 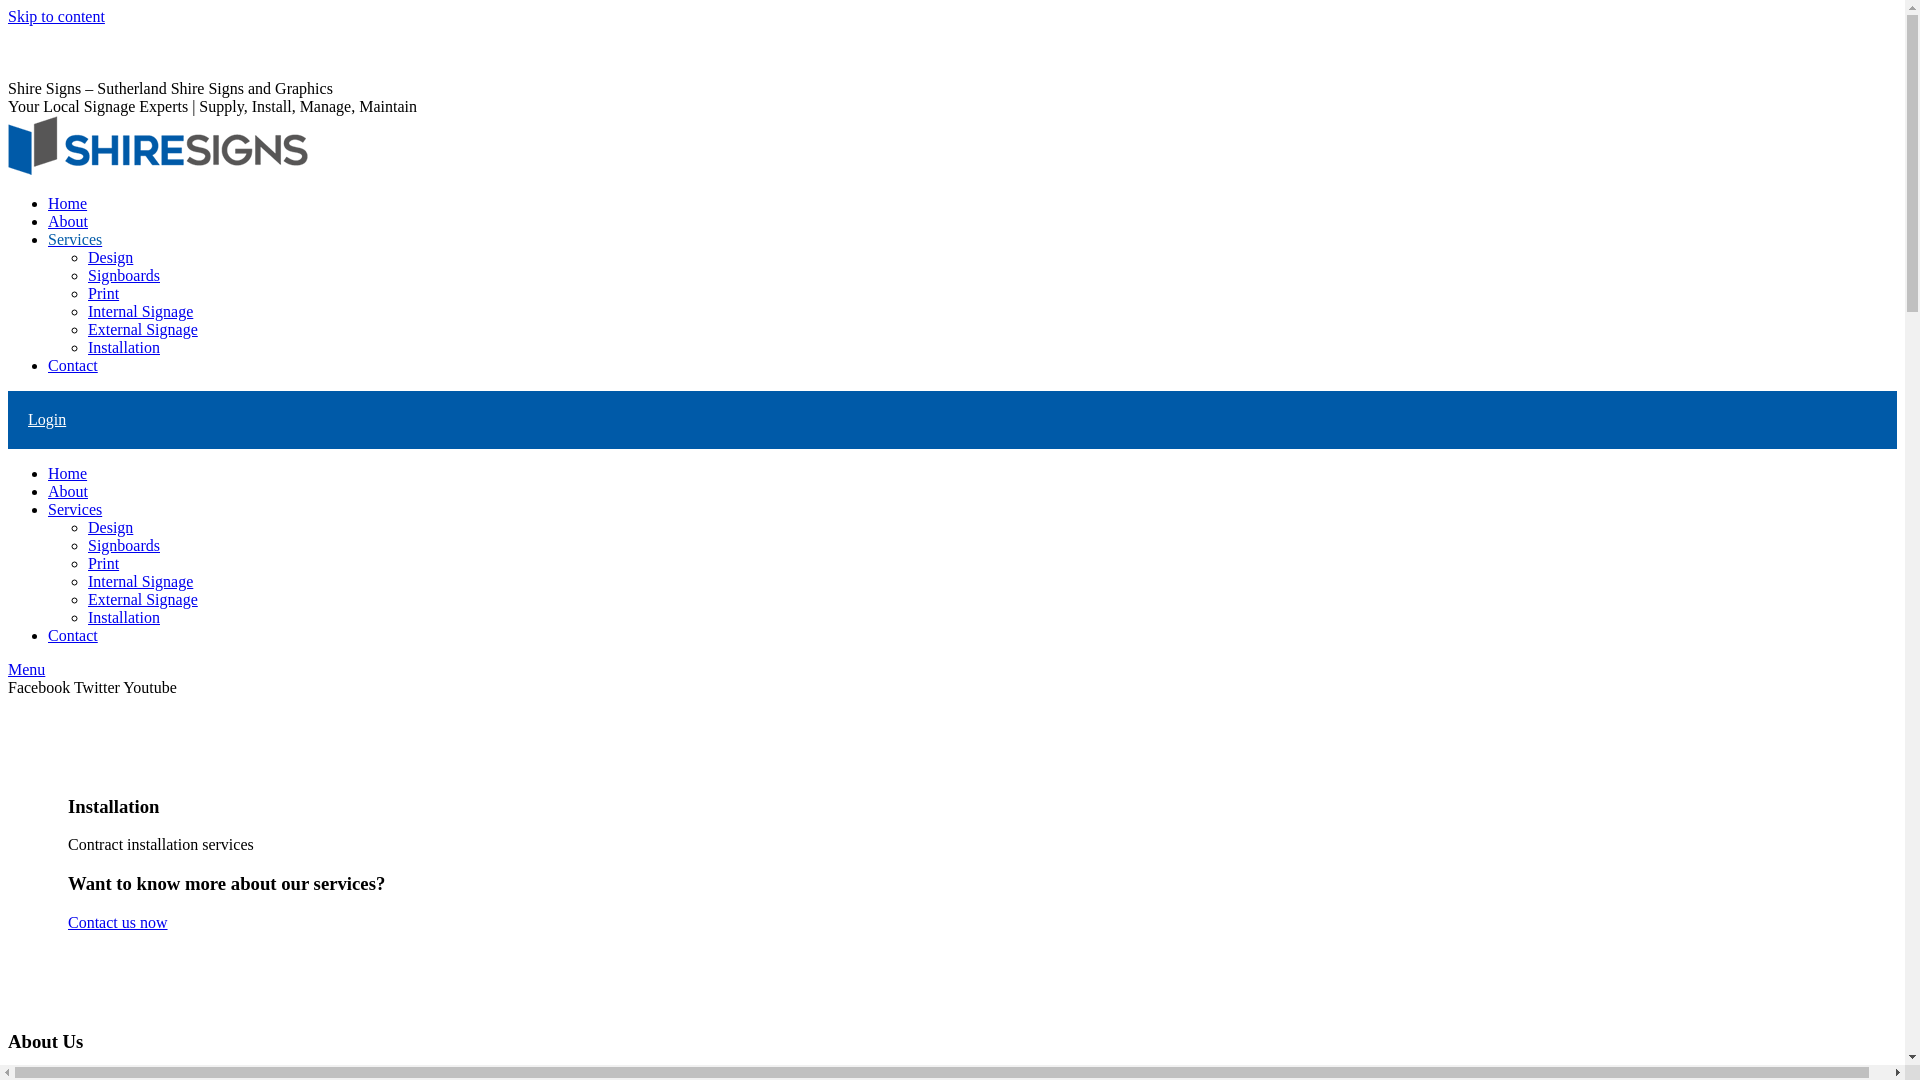 What do you see at coordinates (48, 51) in the screenshot?
I see `'My Account'` at bounding box center [48, 51].